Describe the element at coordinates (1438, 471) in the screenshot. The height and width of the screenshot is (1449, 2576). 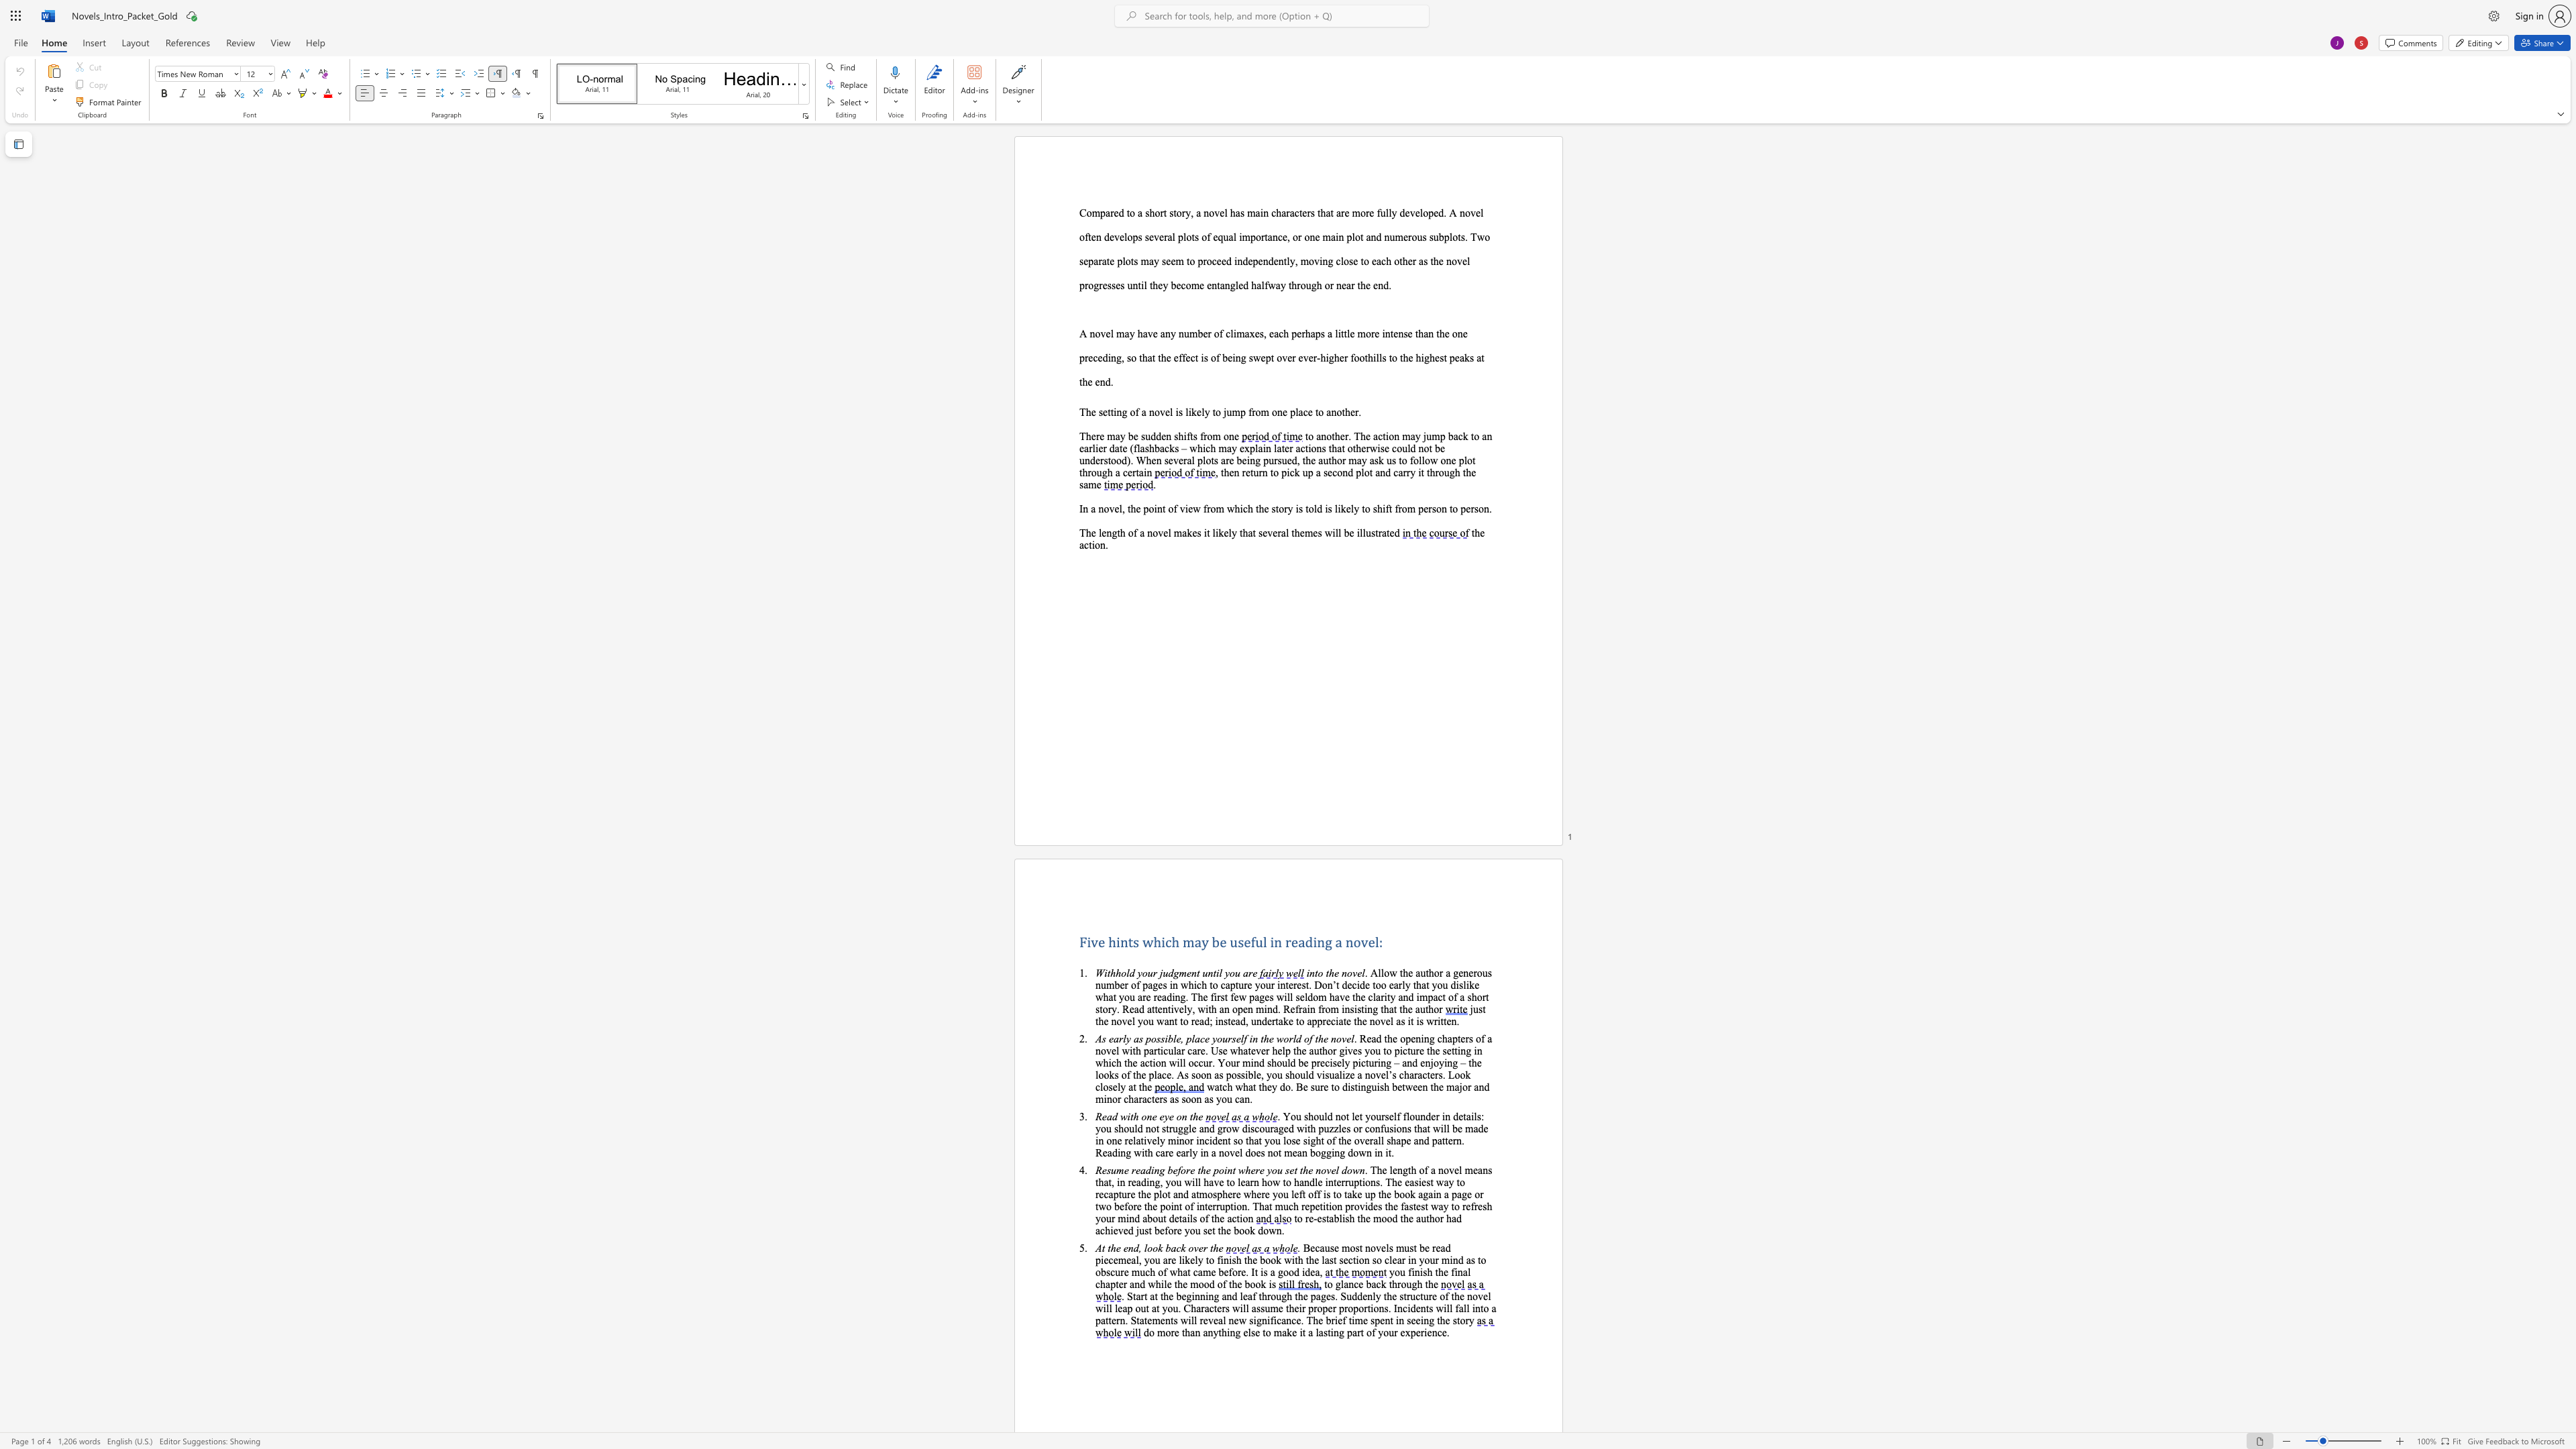
I see `the subset text "ou" within the text ", then return to pick up a second plot and carry it through the same"` at that location.